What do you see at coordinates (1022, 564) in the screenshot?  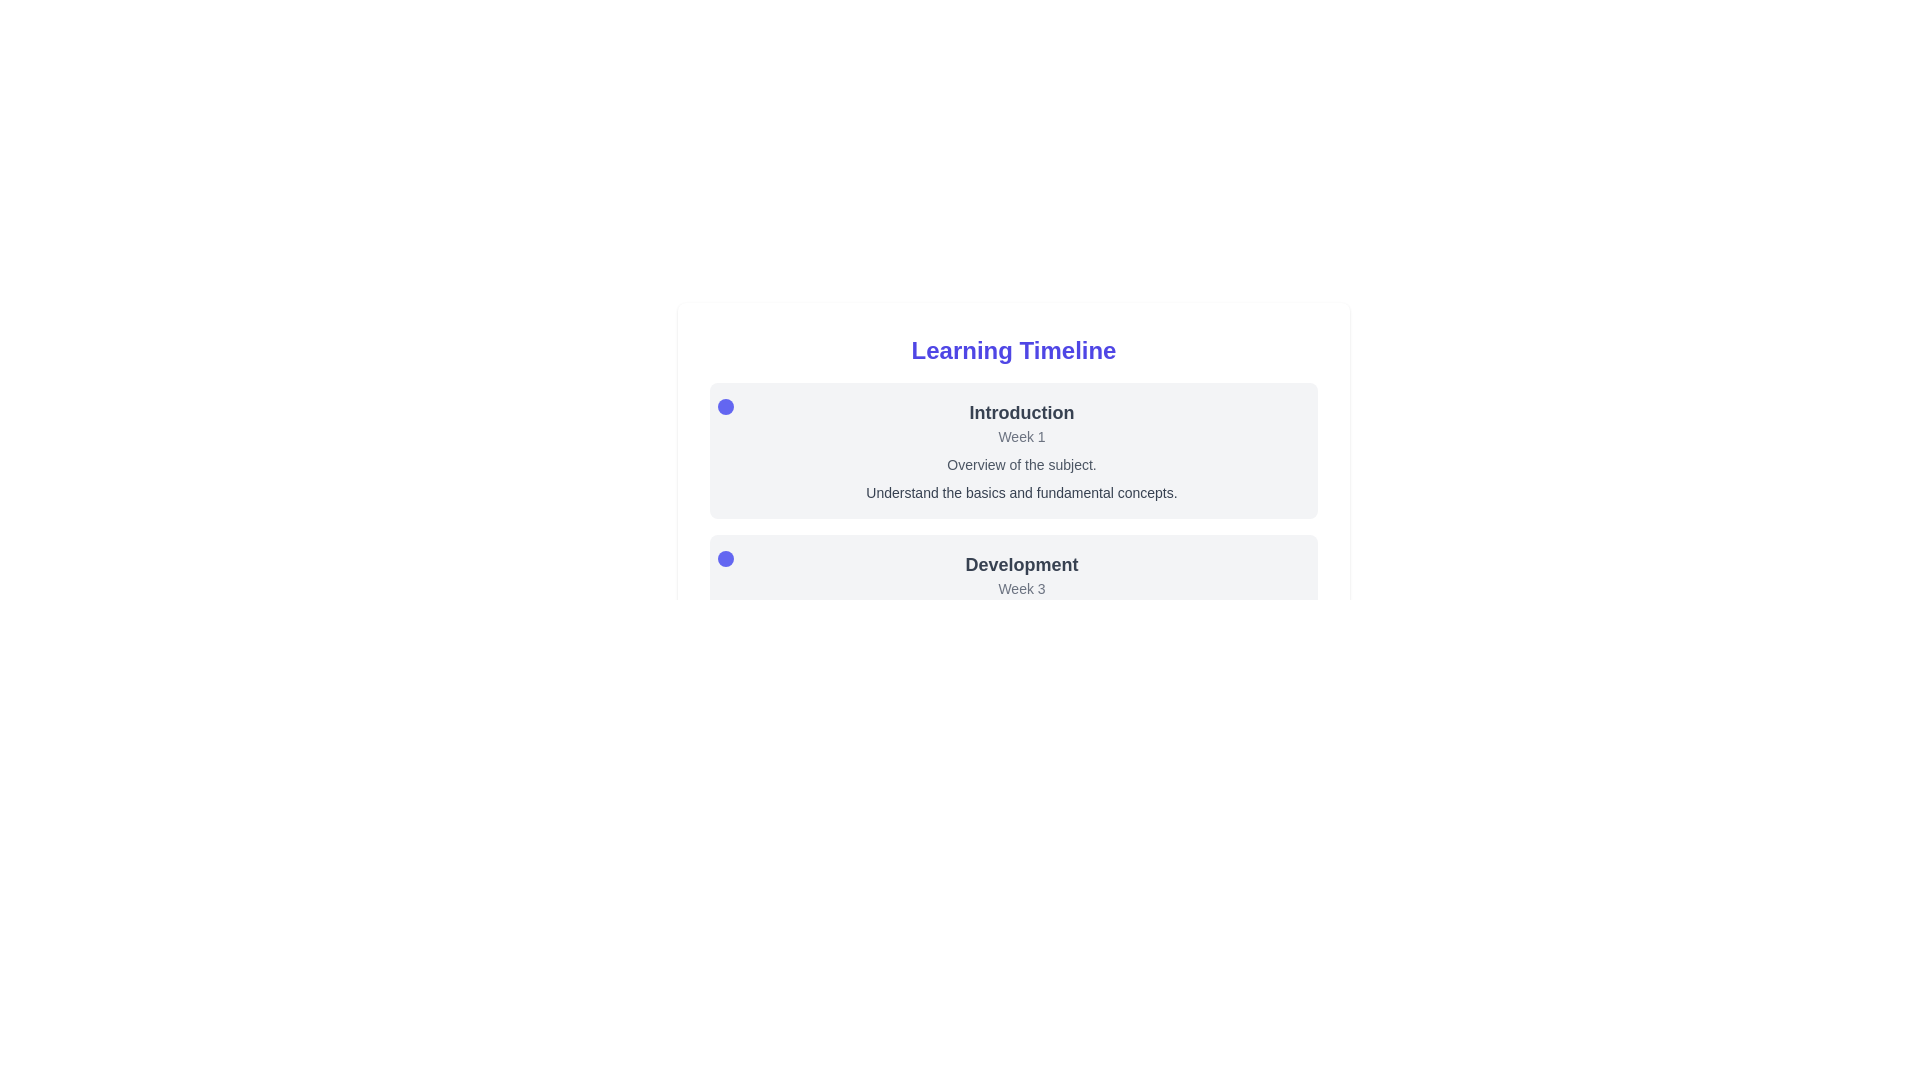 I see `text of the Text Label that serves as a title or heading within the timeline-style interface, positioned above 'Week 3' and to the right of a small circular indigo icon` at bounding box center [1022, 564].